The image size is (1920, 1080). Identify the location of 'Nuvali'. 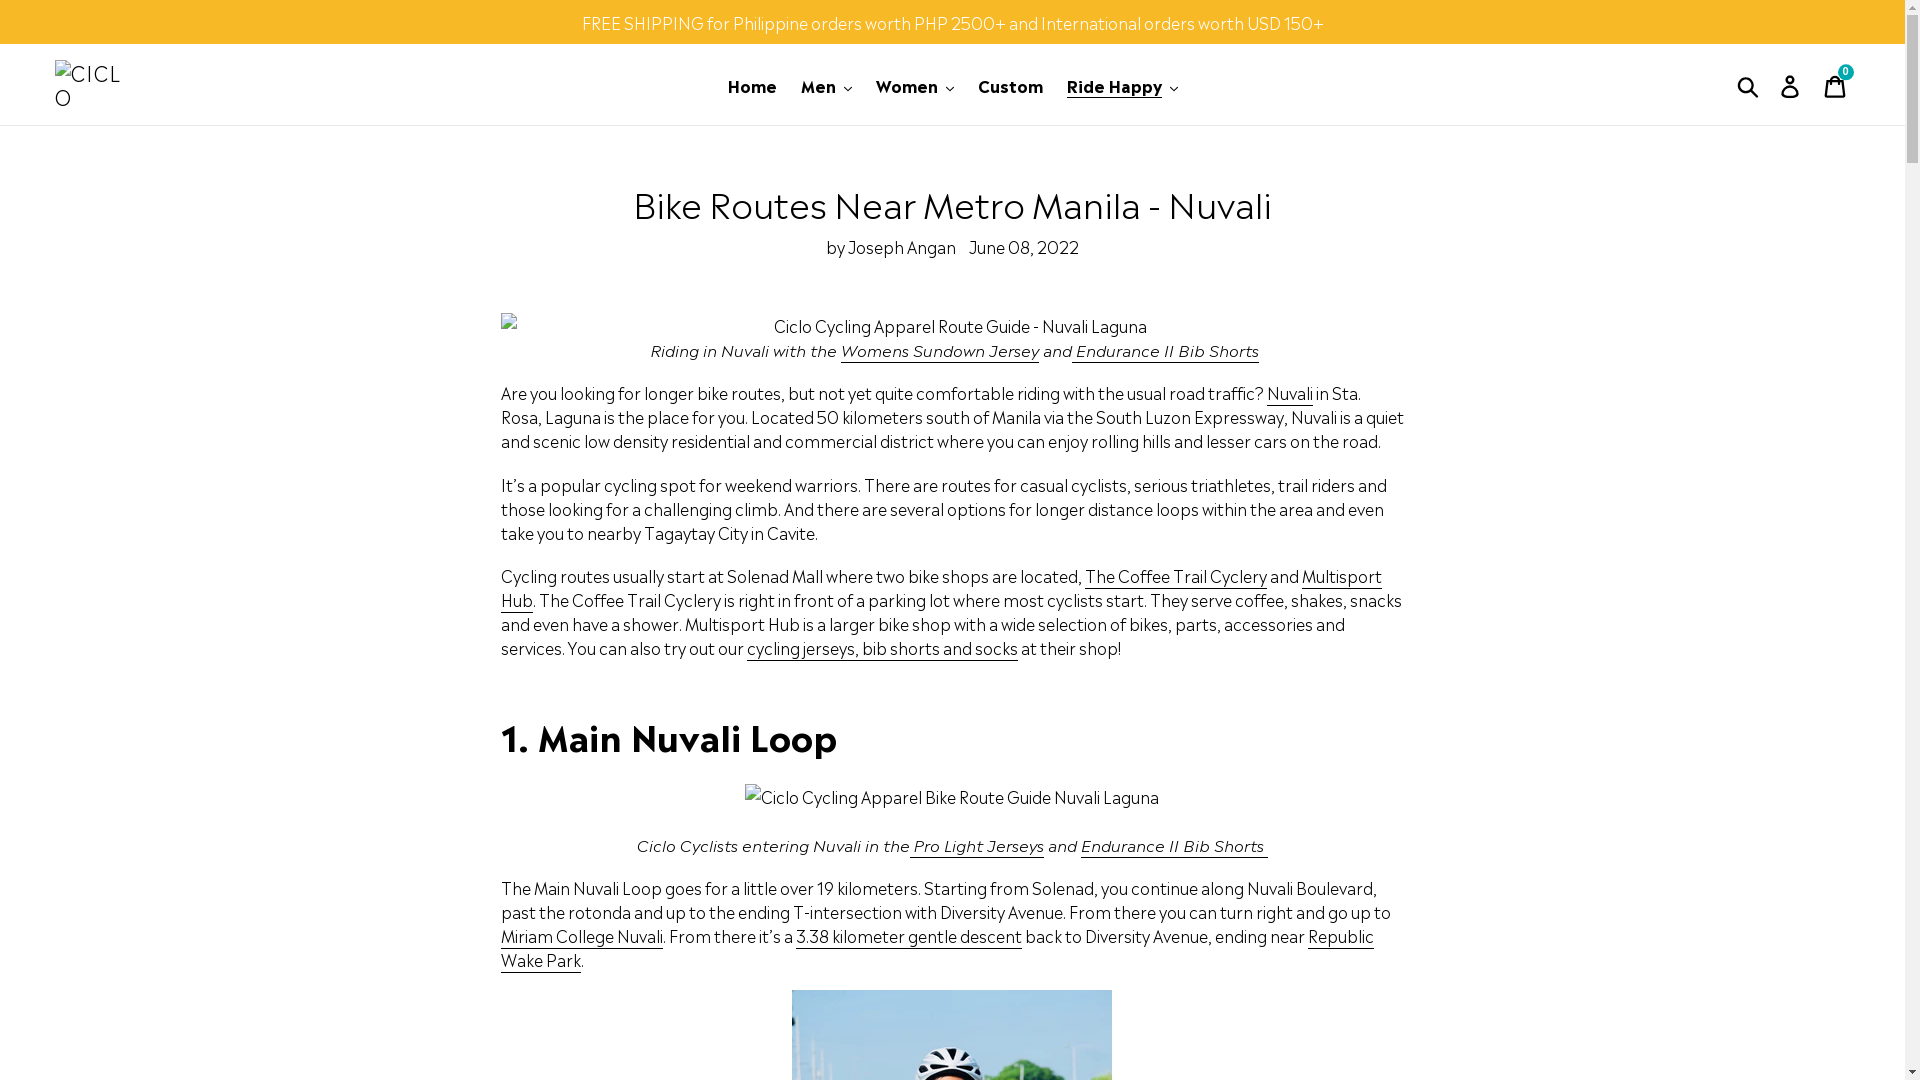
(1290, 393).